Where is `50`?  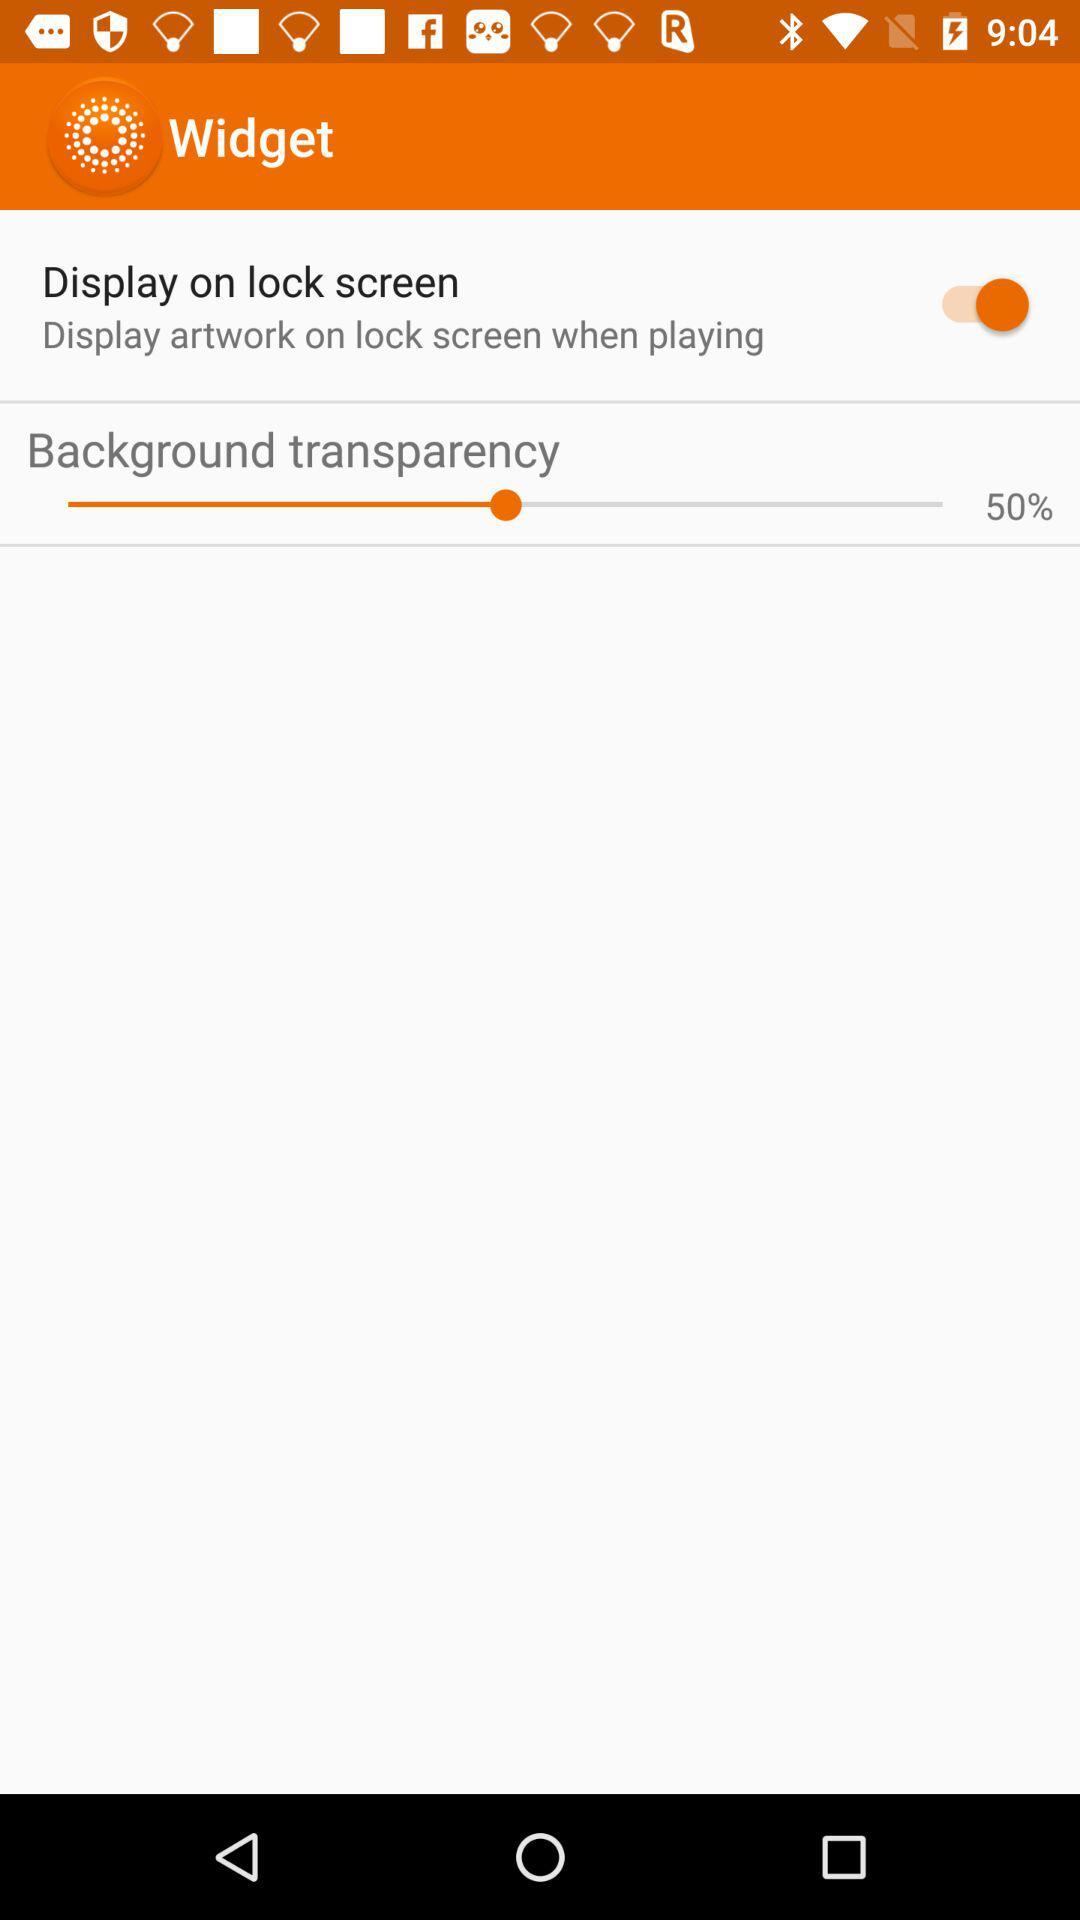
50 is located at coordinates (1005, 505).